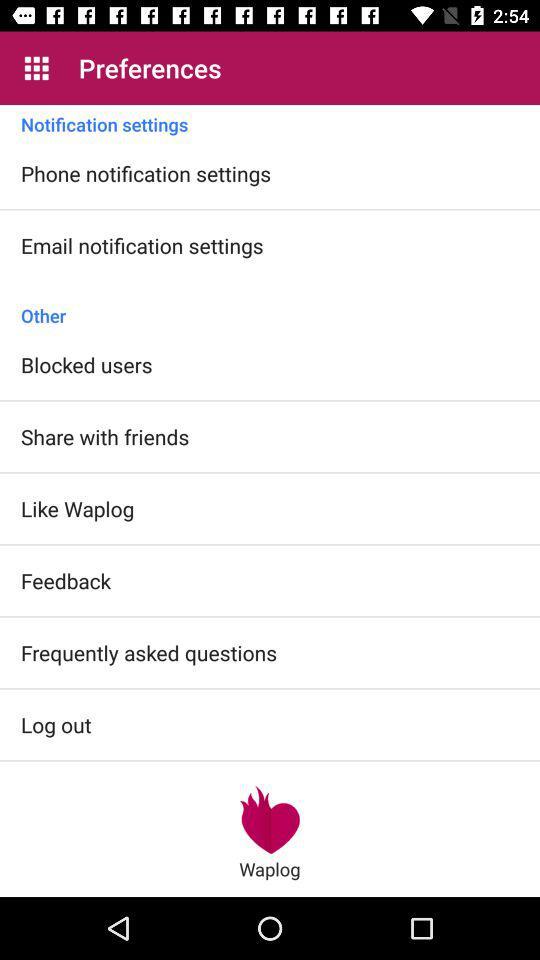  Describe the element at coordinates (76, 507) in the screenshot. I see `icon below the share with friends` at that location.